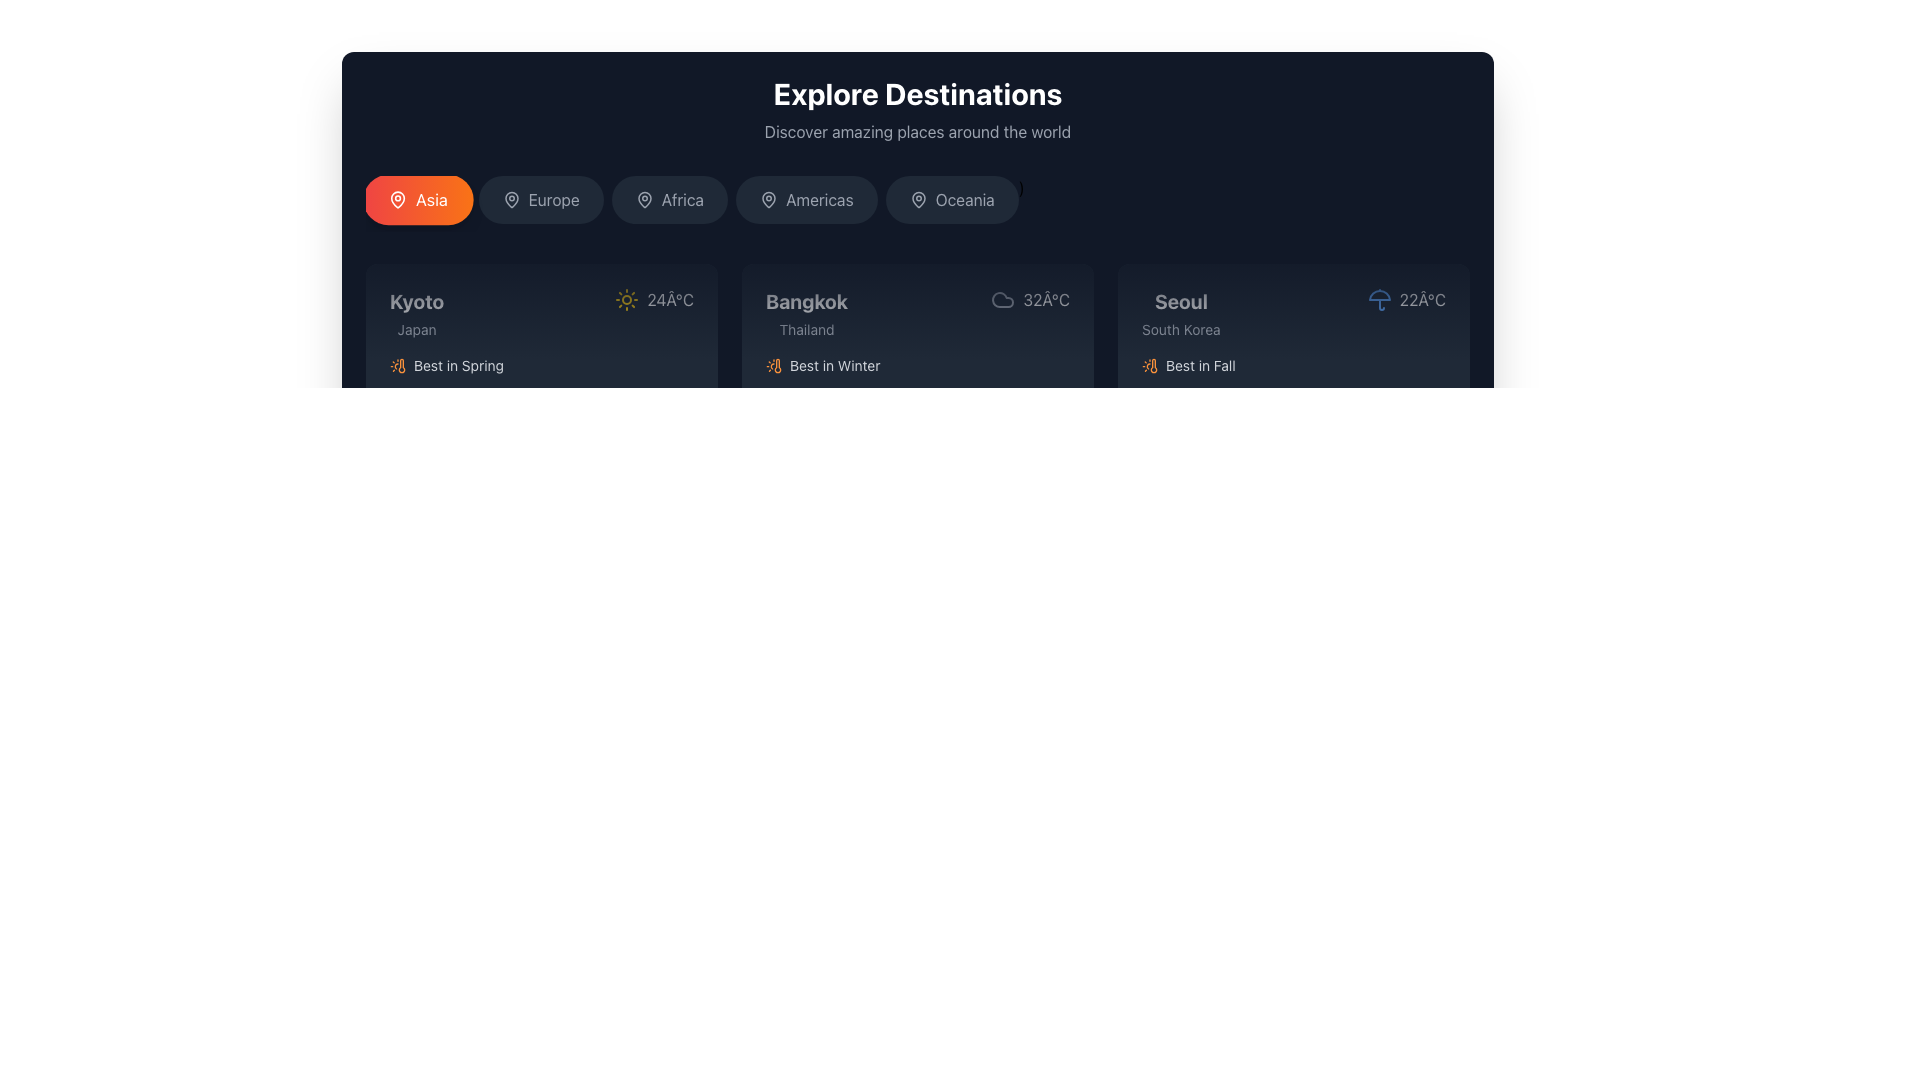  Describe the element at coordinates (1378, 300) in the screenshot. I see `the small blue umbrella-shaped icon located to the immediate left of the text '22°C' in the top-right corner of the card labeled 'Seoul'` at that location.